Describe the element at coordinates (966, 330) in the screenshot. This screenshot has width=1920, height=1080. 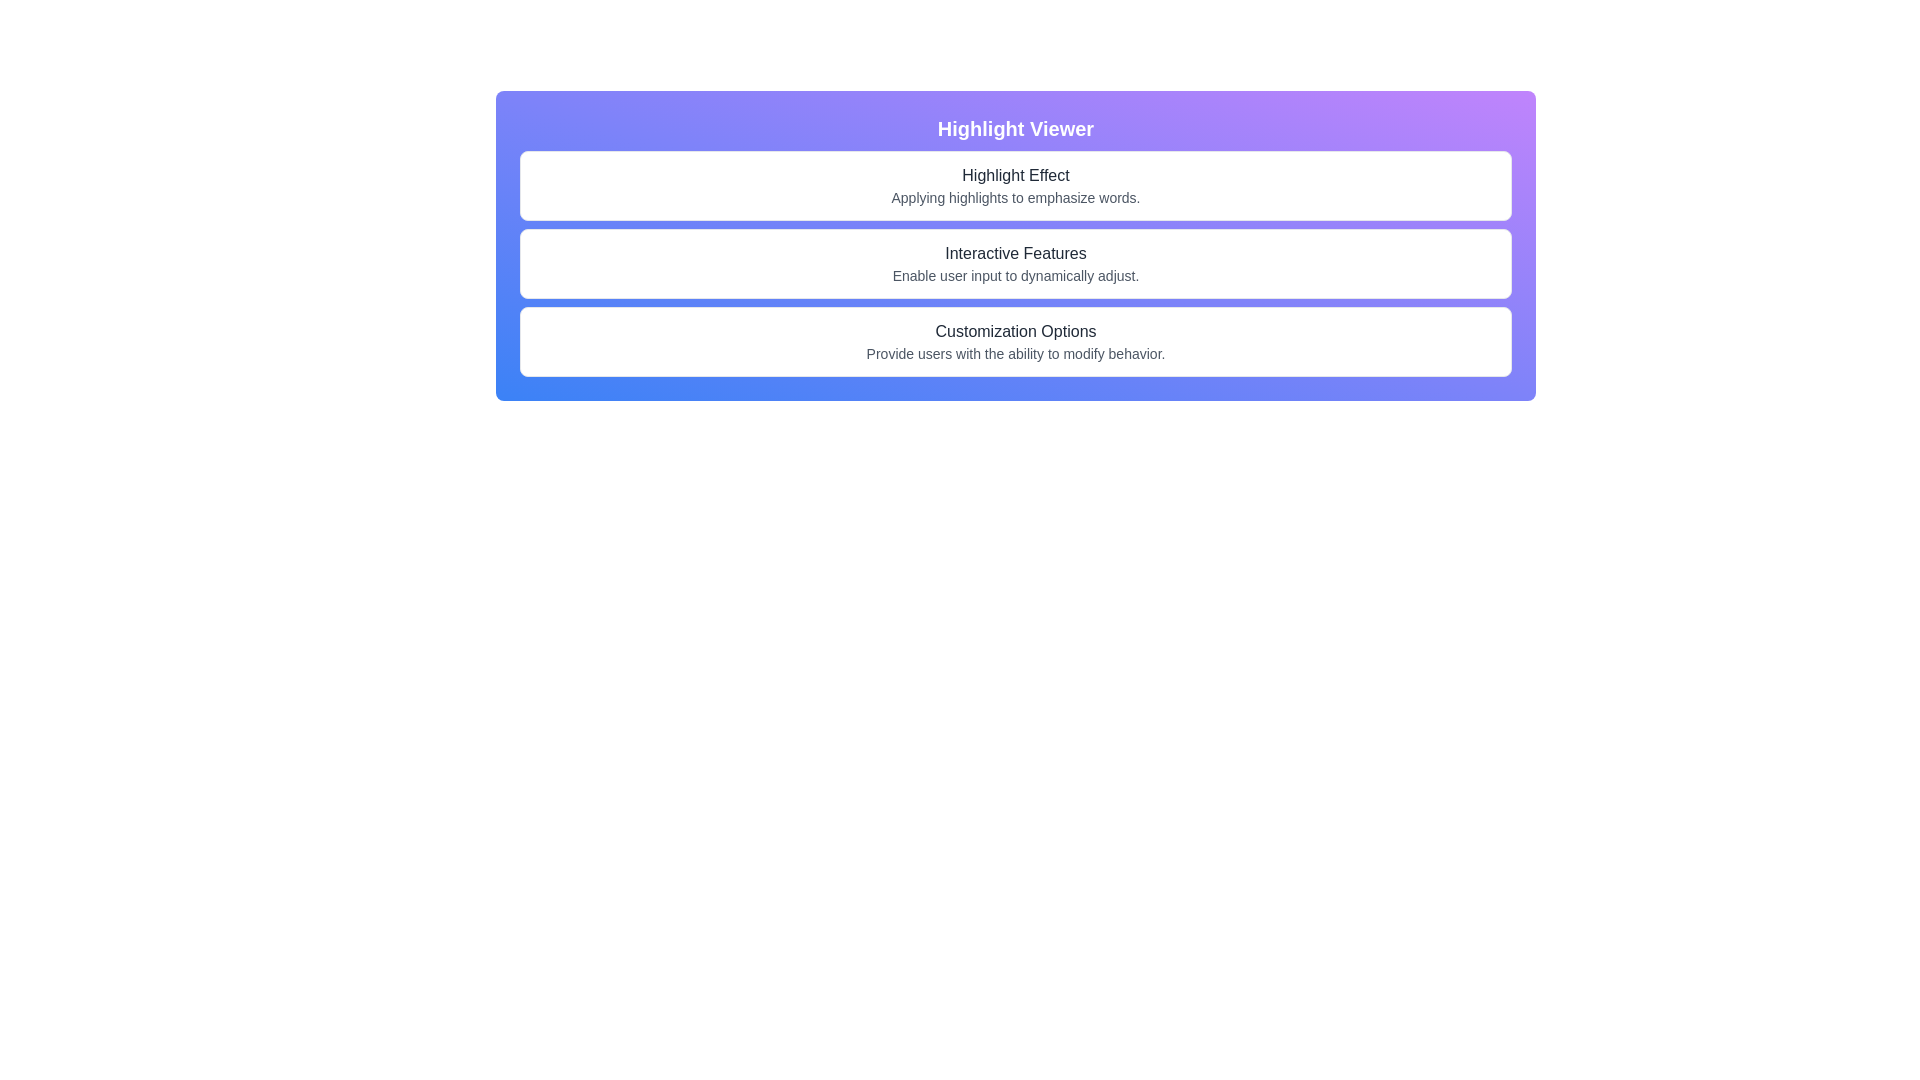
I see `the fourth letter 'm' in the word 'Customization' within the text 'Customization Options', which is the third option under the 'Highlight Viewer' header` at that location.